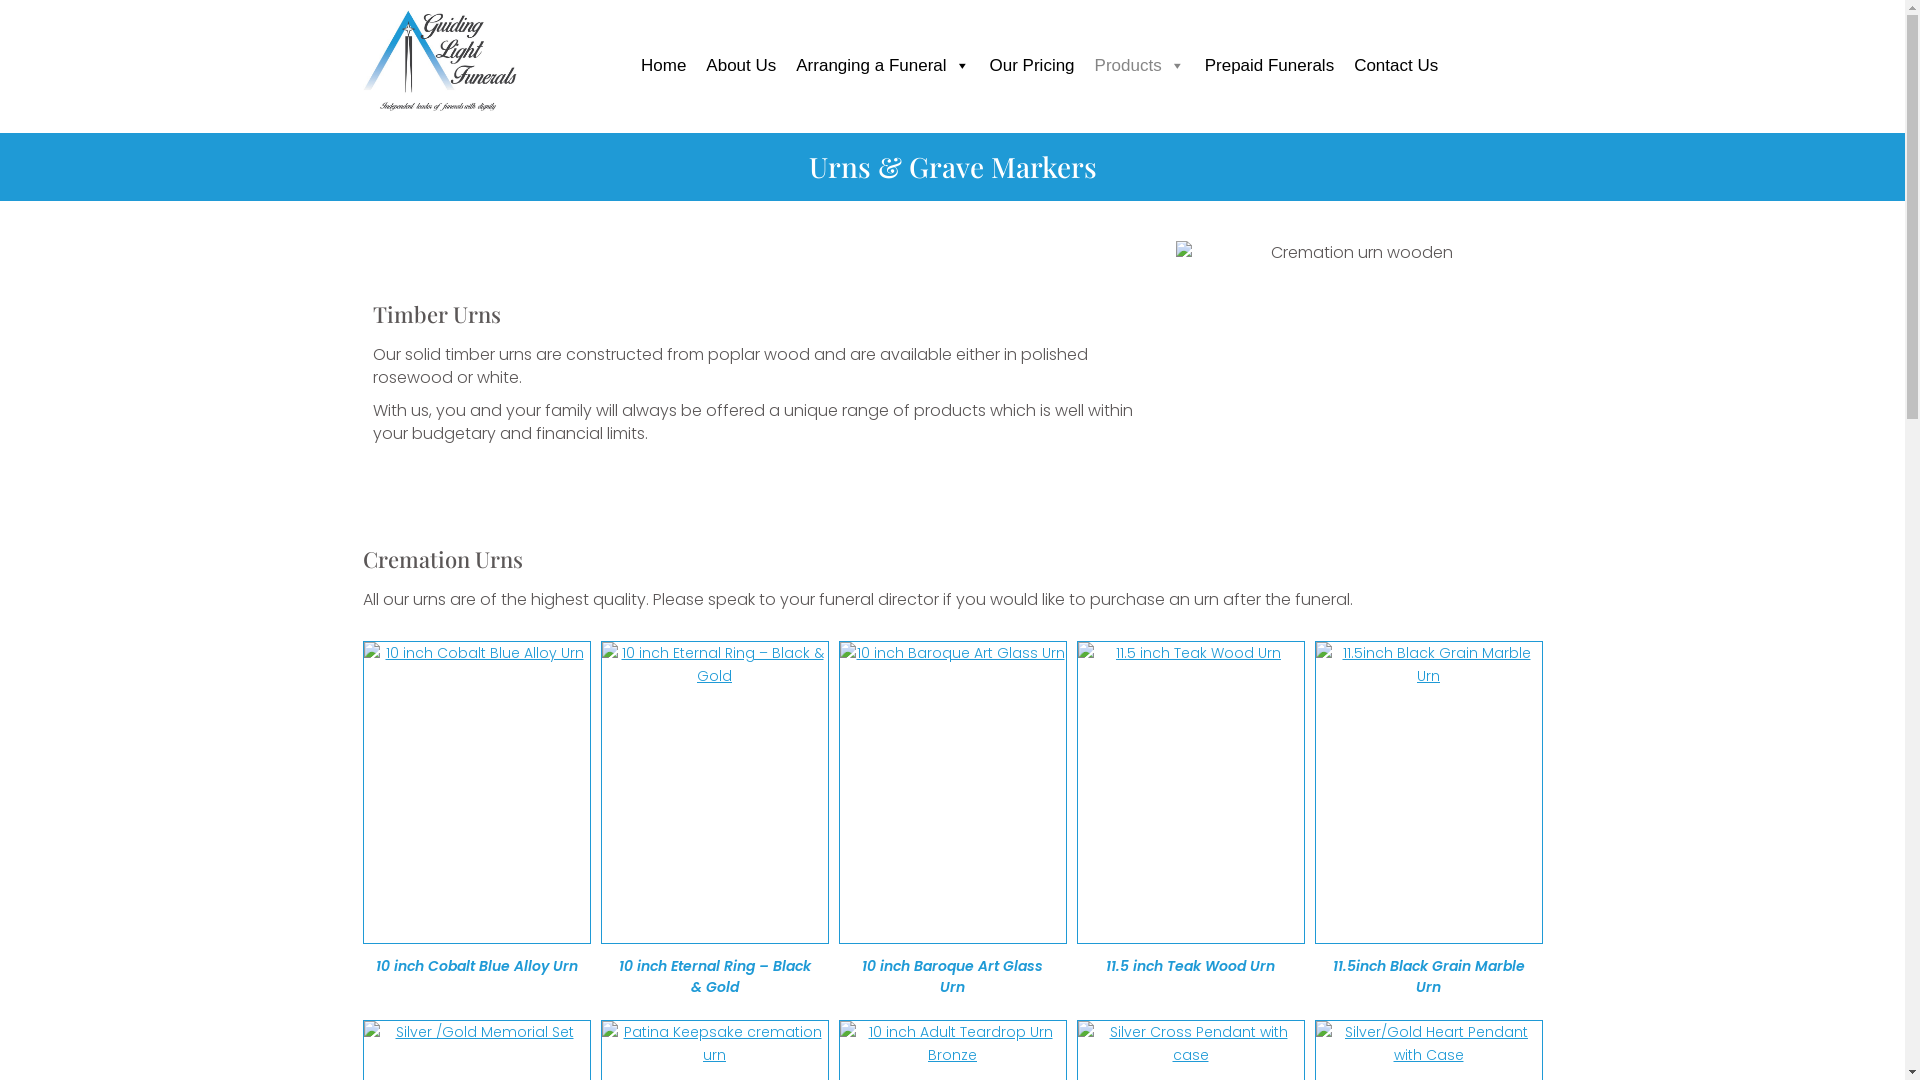 The height and width of the screenshot is (1080, 1920). What do you see at coordinates (663, 64) in the screenshot?
I see `'Home'` at bounding box center [663, 64].